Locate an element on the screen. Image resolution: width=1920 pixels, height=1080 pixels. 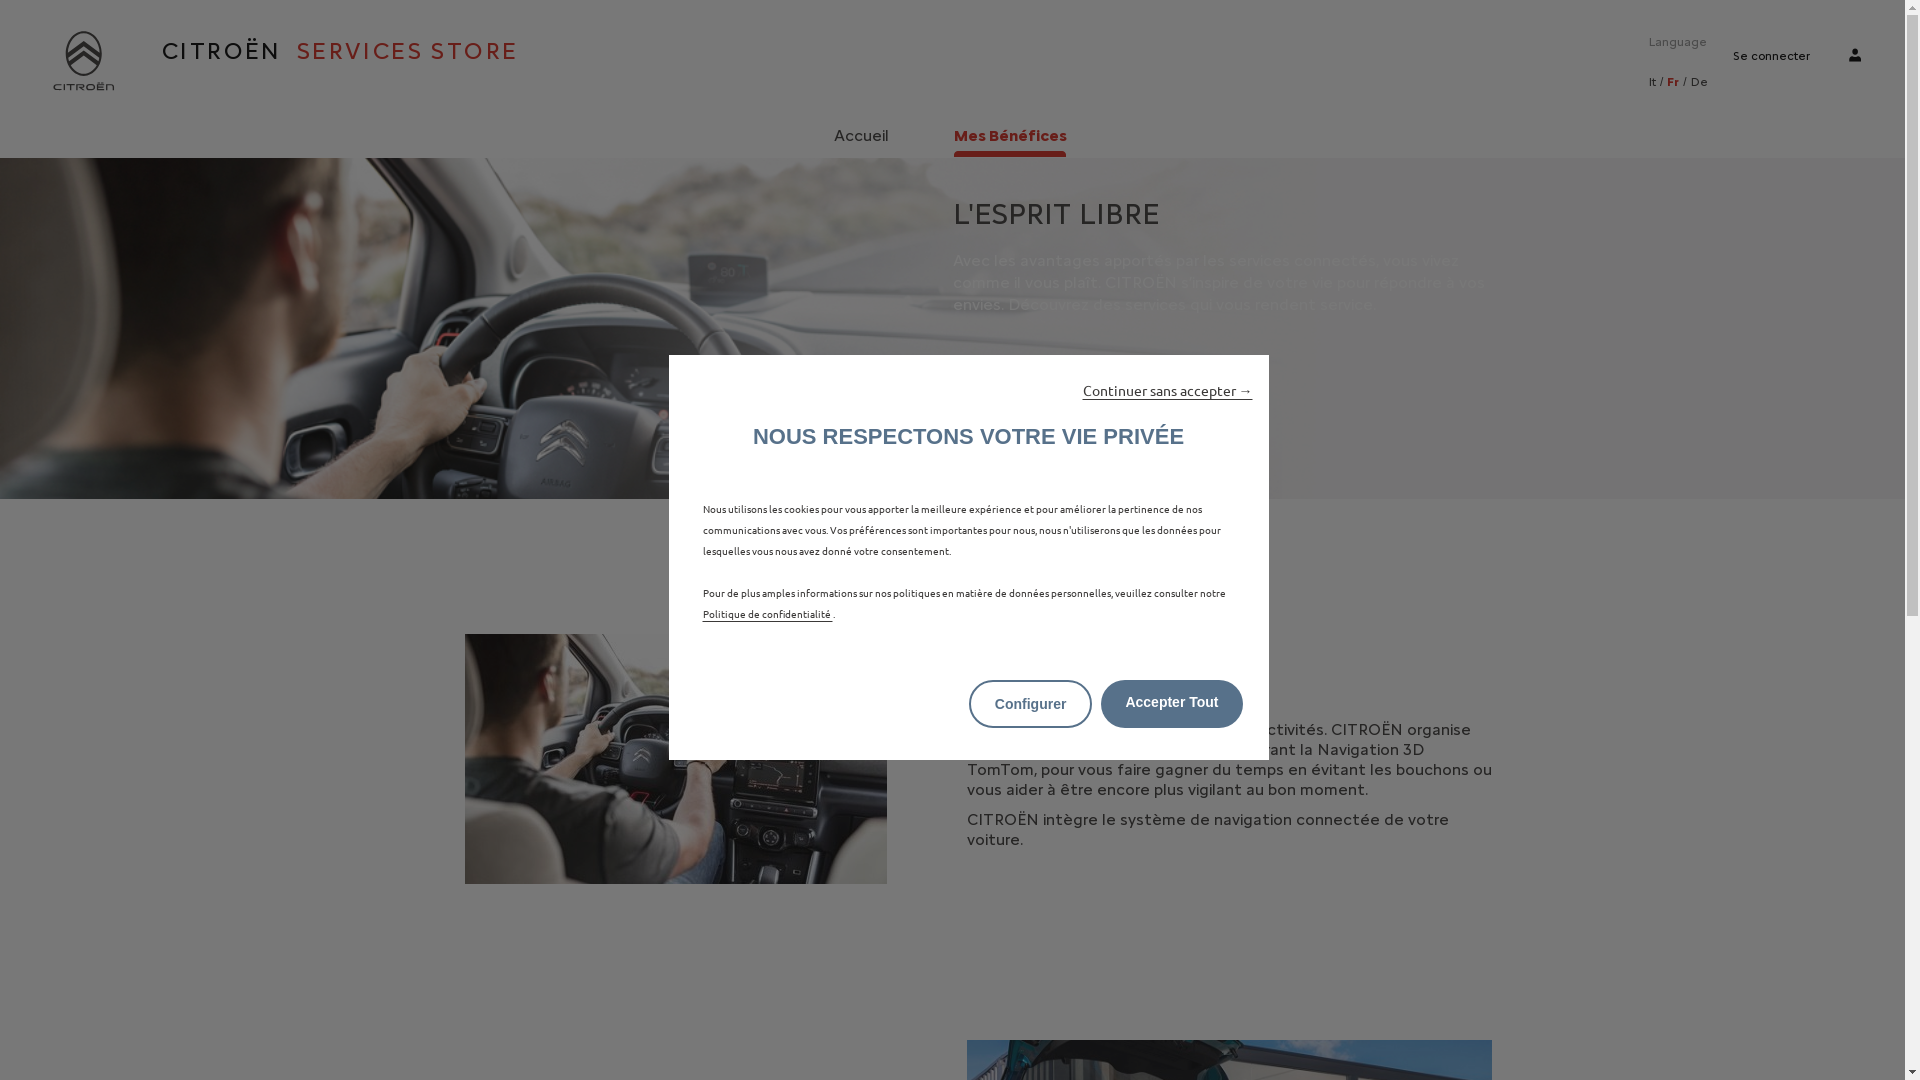
'Vivez' is located at coordinates (676, 759).